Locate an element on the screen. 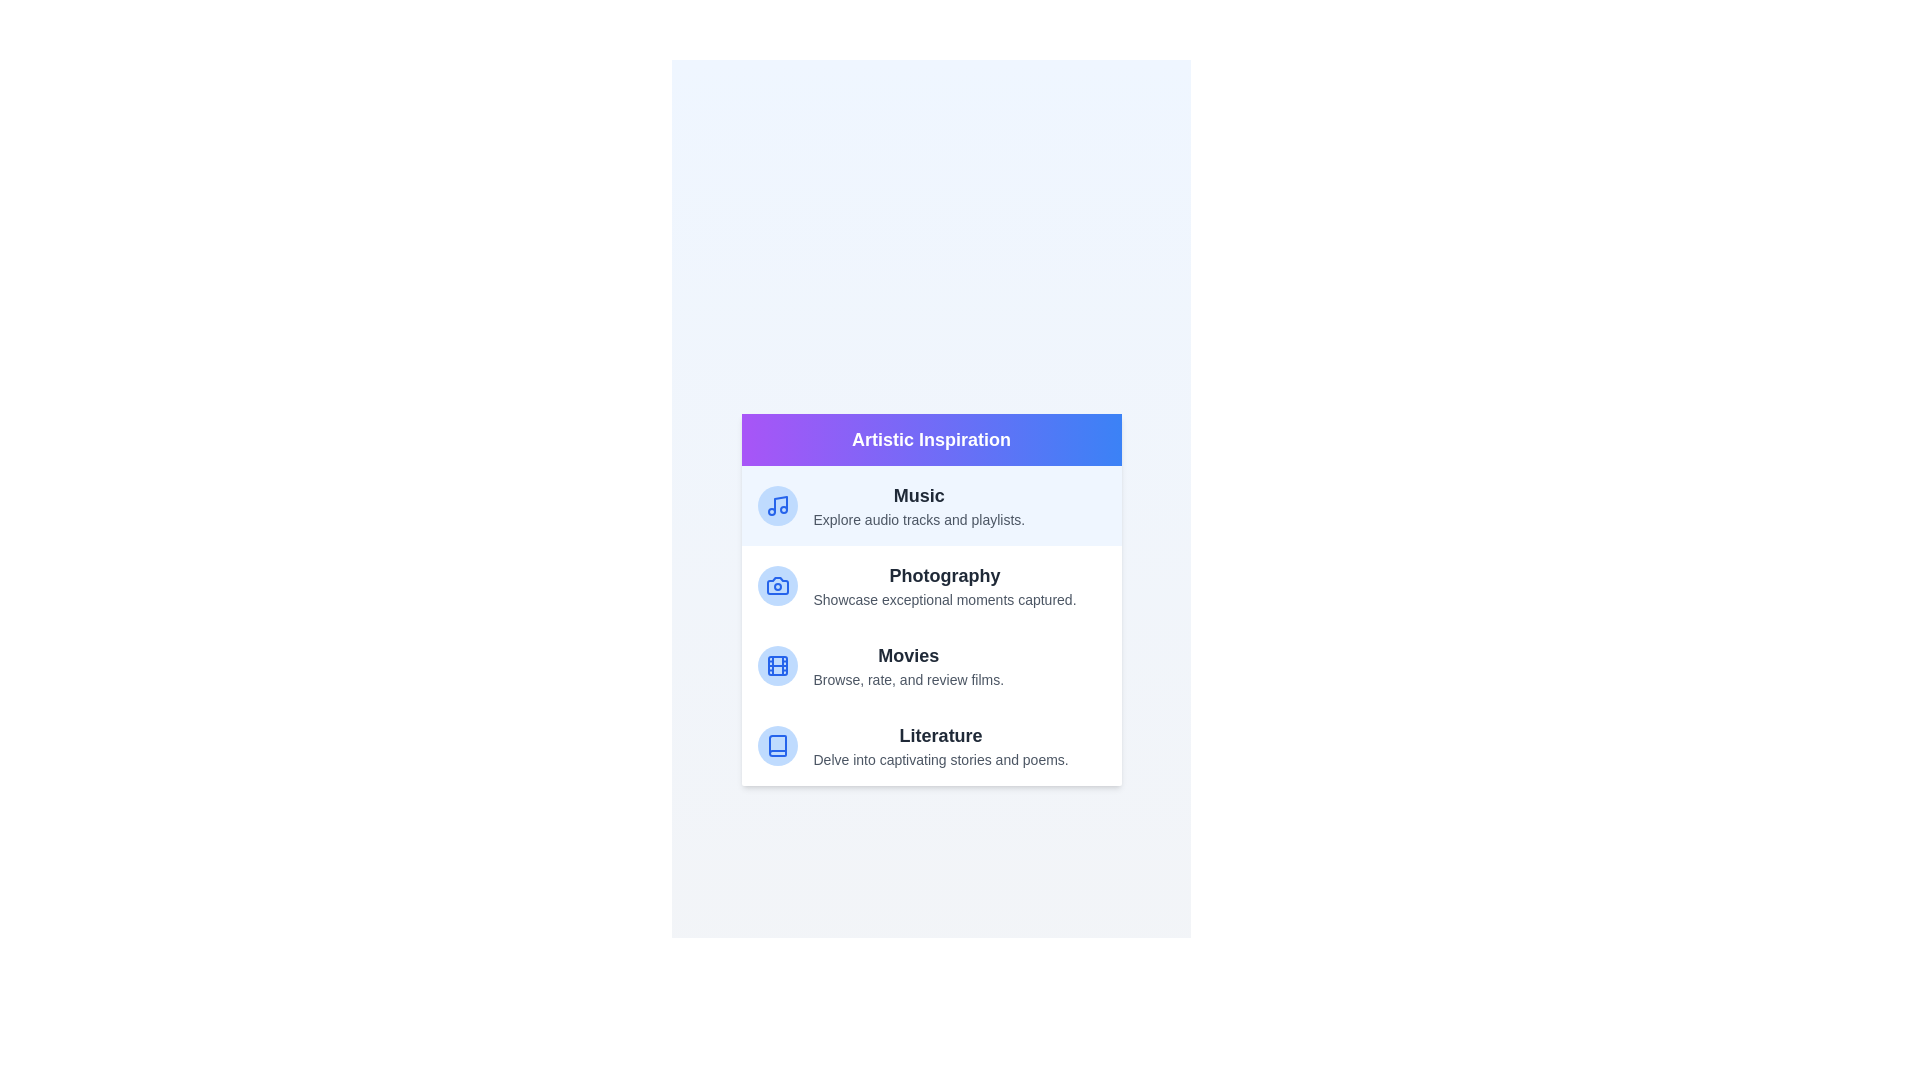 The image size is (1920, 1080). the background gradient to interact with it is located at coordinates (930, 599).